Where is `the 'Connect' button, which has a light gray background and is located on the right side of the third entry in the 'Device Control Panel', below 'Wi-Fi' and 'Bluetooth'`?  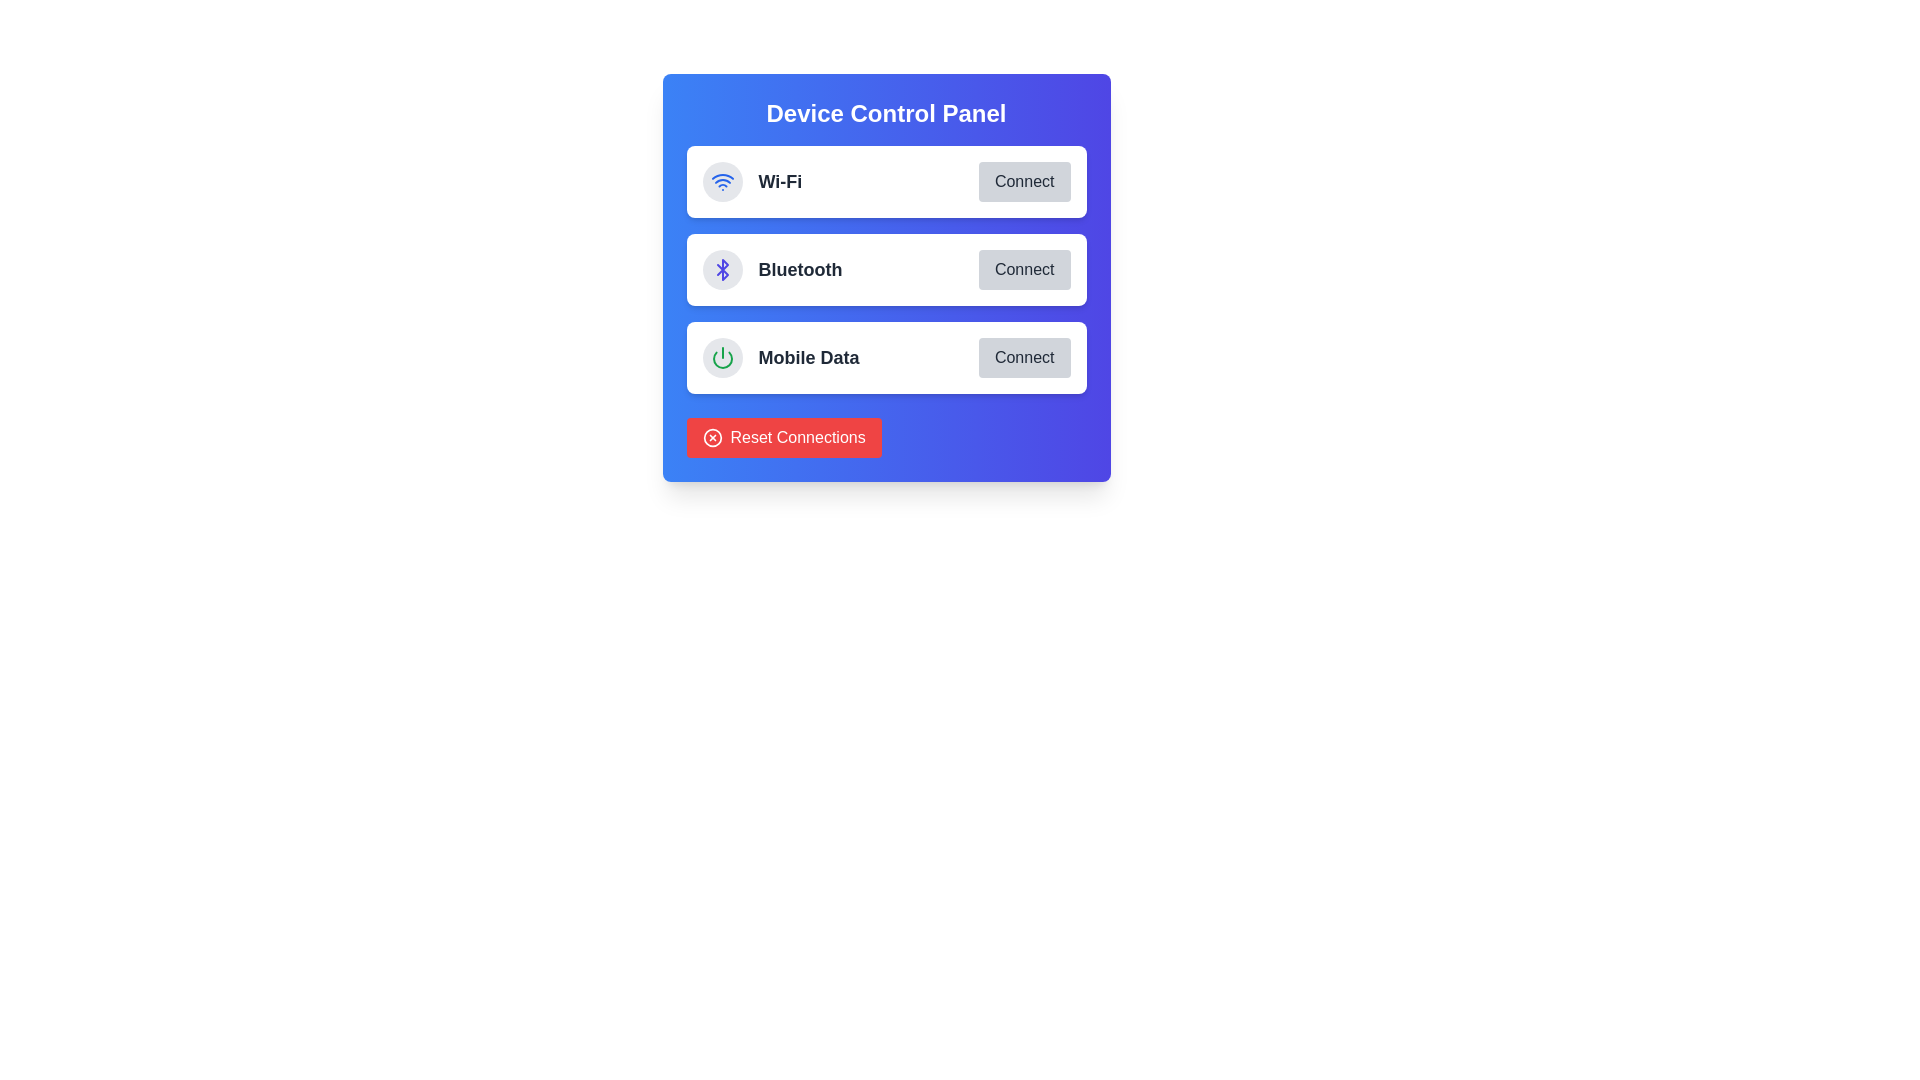
the 'Connect' button, which has a light gray background and is located on the right side of the third entry in the 'Device Control Panel', below 'Wi-Fi' and 'Bluetooth' is located at coordinates (1024, 357).